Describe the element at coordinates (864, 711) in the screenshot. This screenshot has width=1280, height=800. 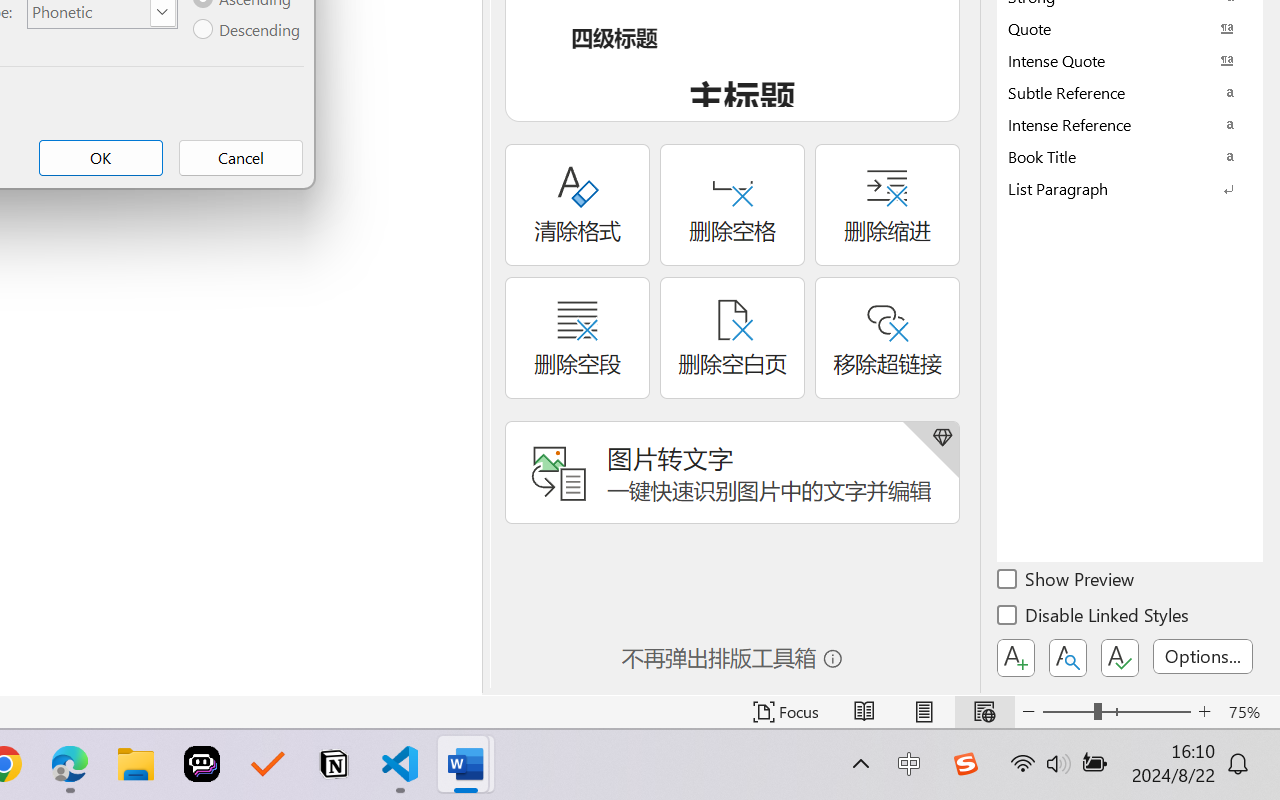
I see `'Read Mode'` at that location.